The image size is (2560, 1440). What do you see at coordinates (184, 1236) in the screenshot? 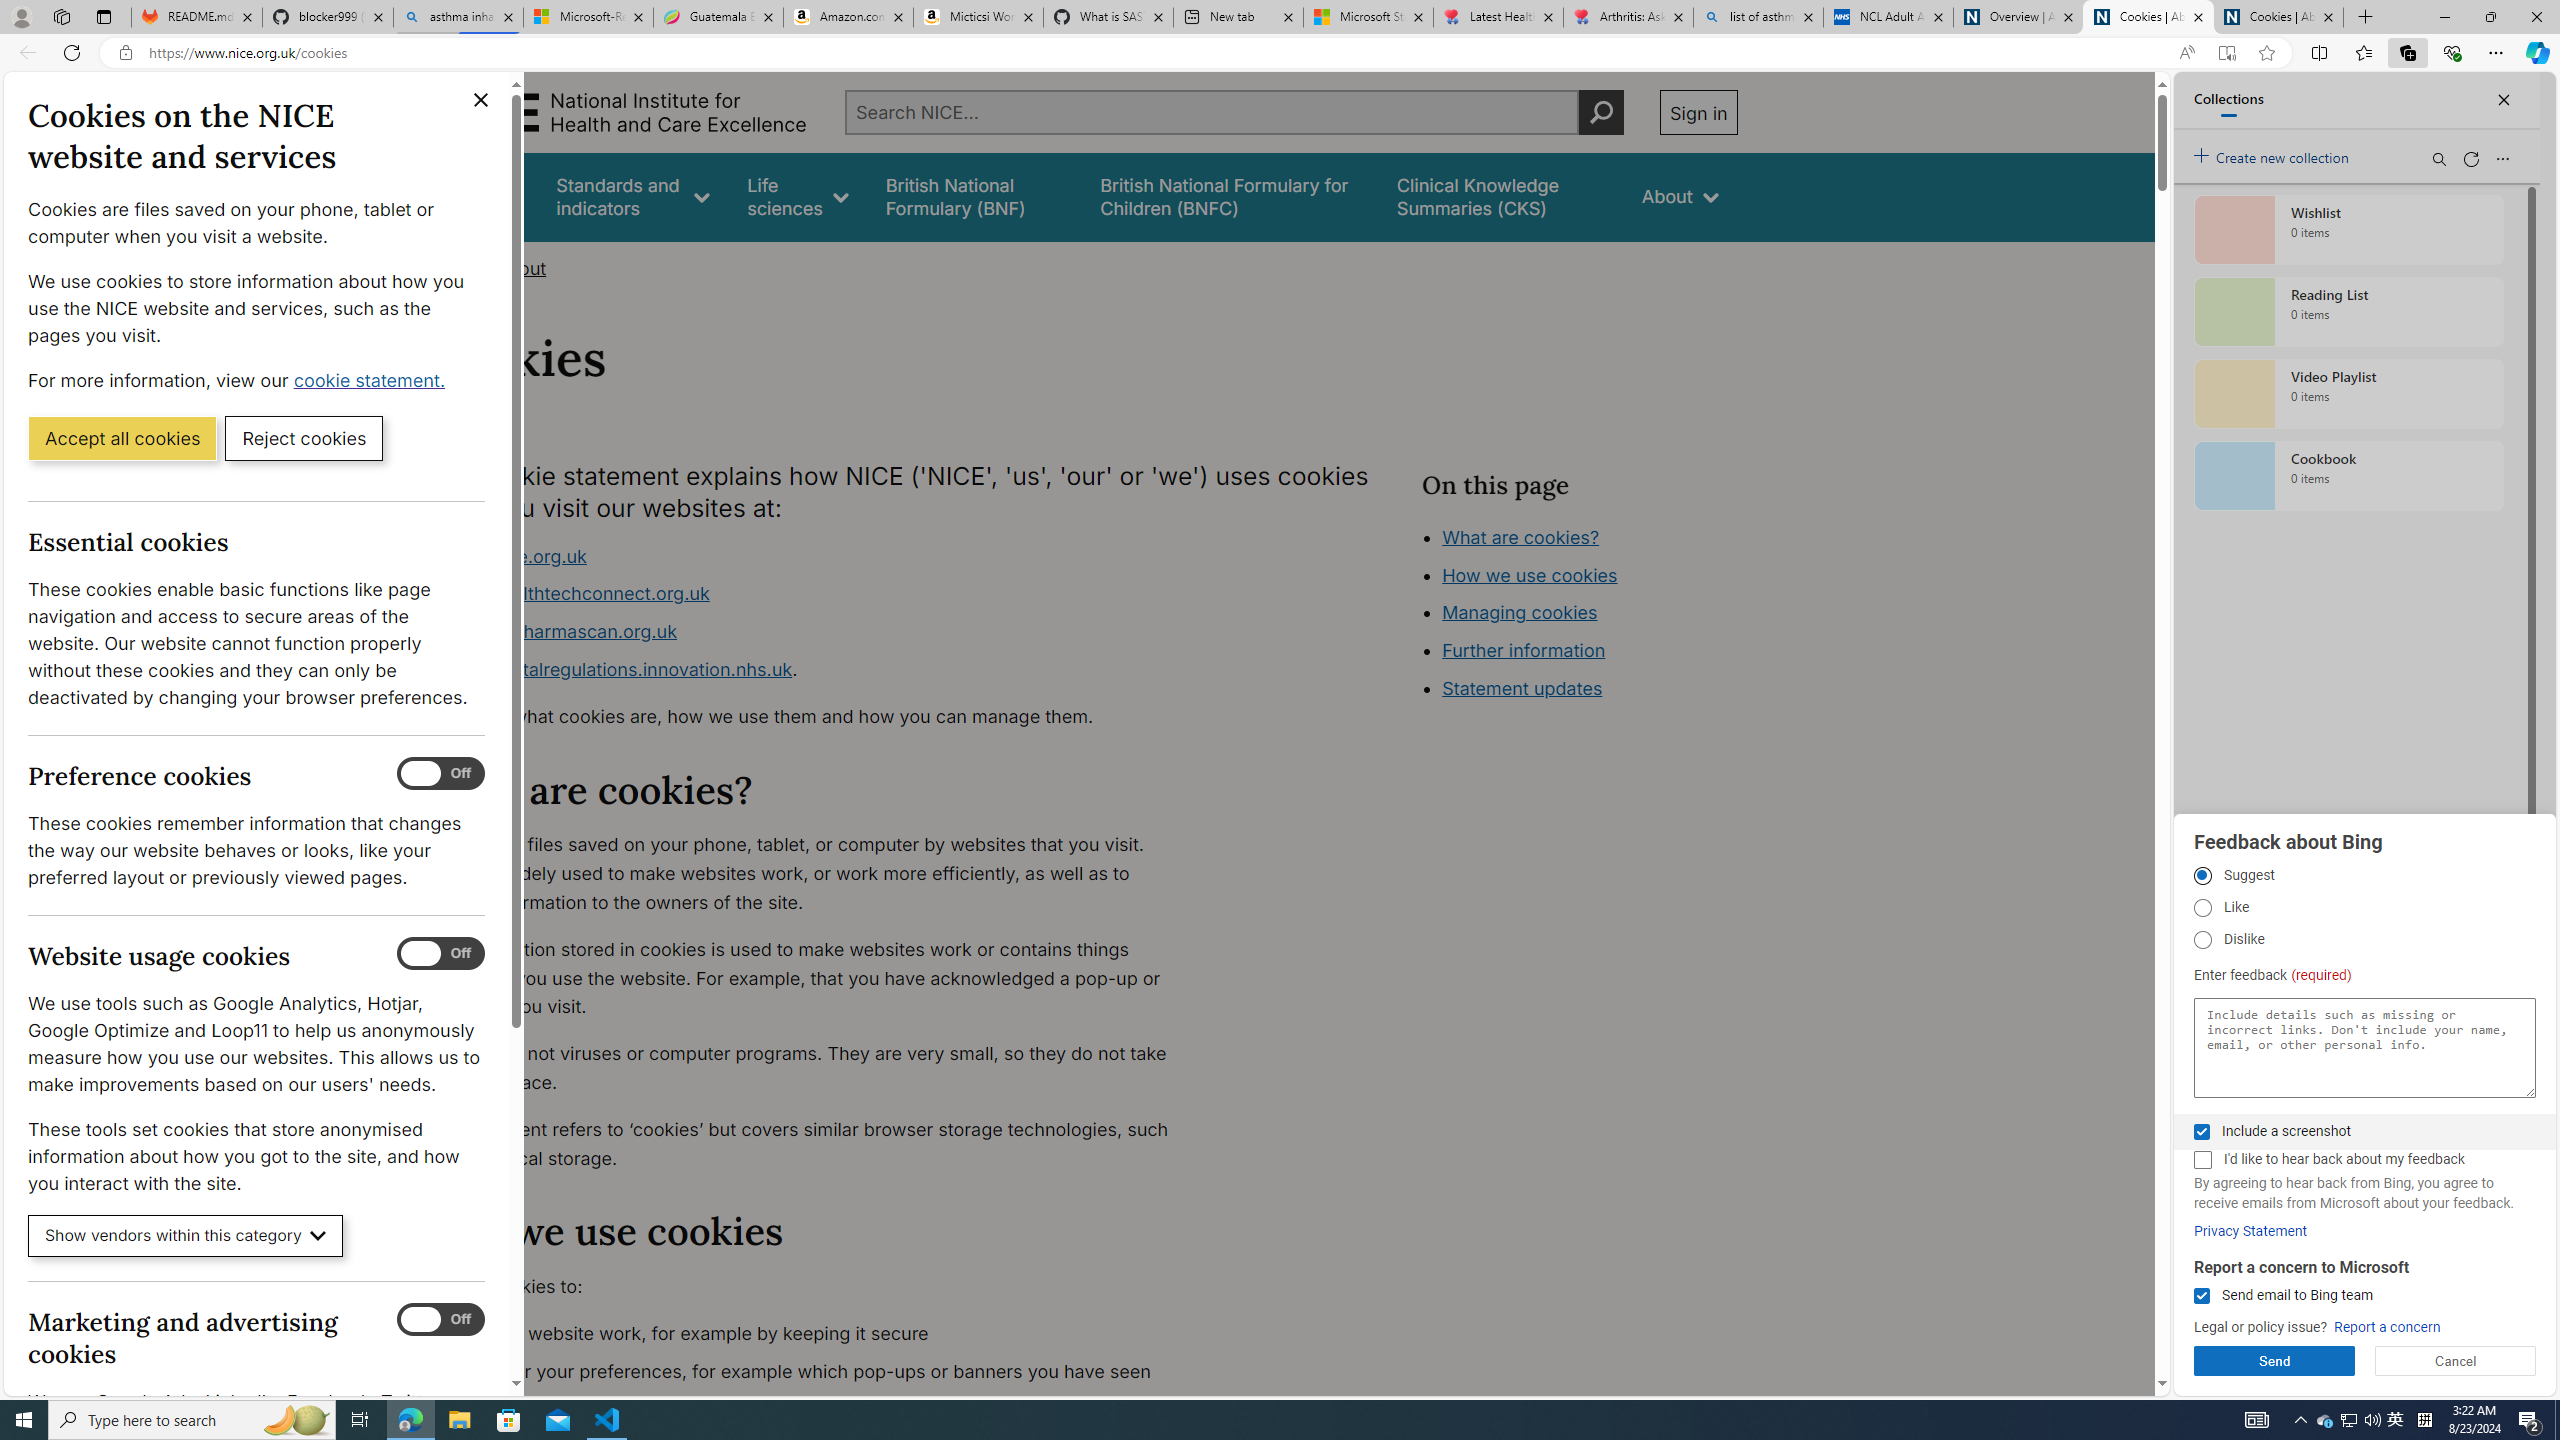
I see `'Show vendors within this category'` at bounding box center [184, 1236].